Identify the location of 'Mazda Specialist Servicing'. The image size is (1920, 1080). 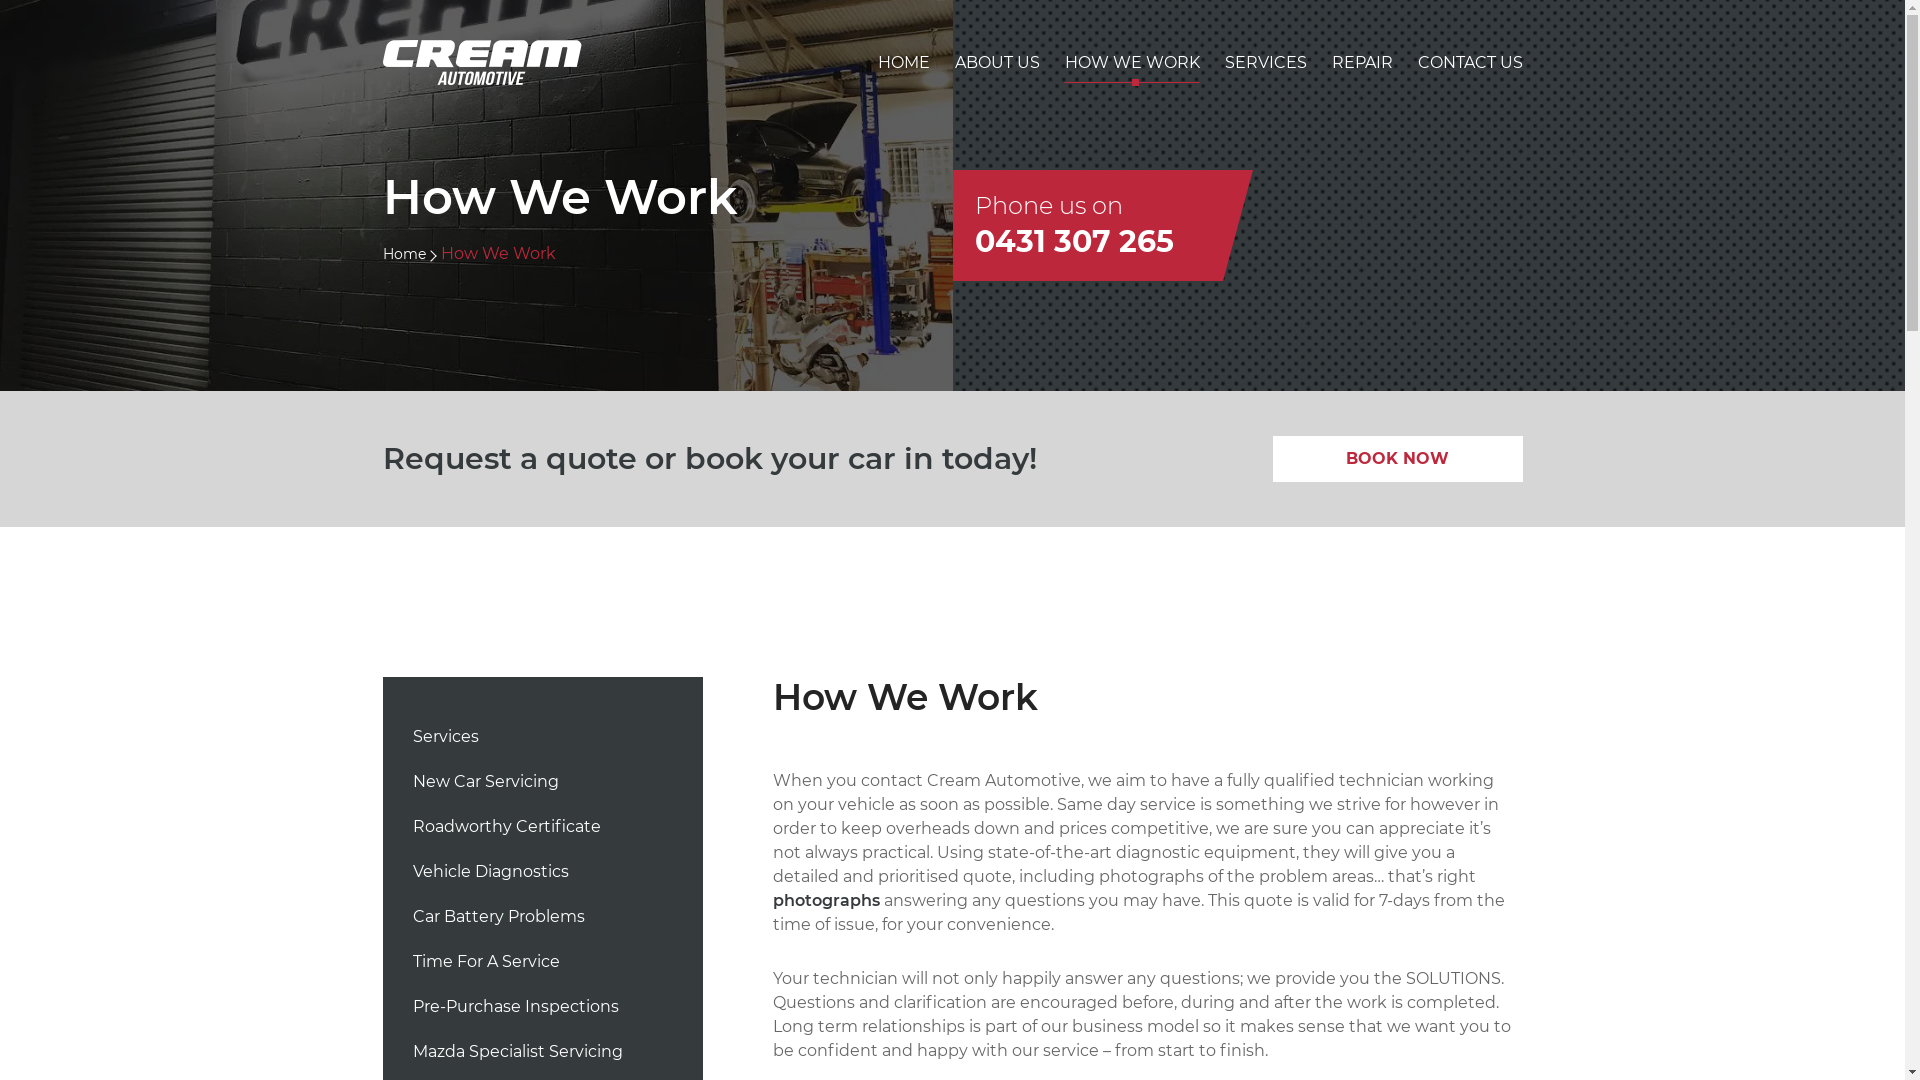
(517, 1058).